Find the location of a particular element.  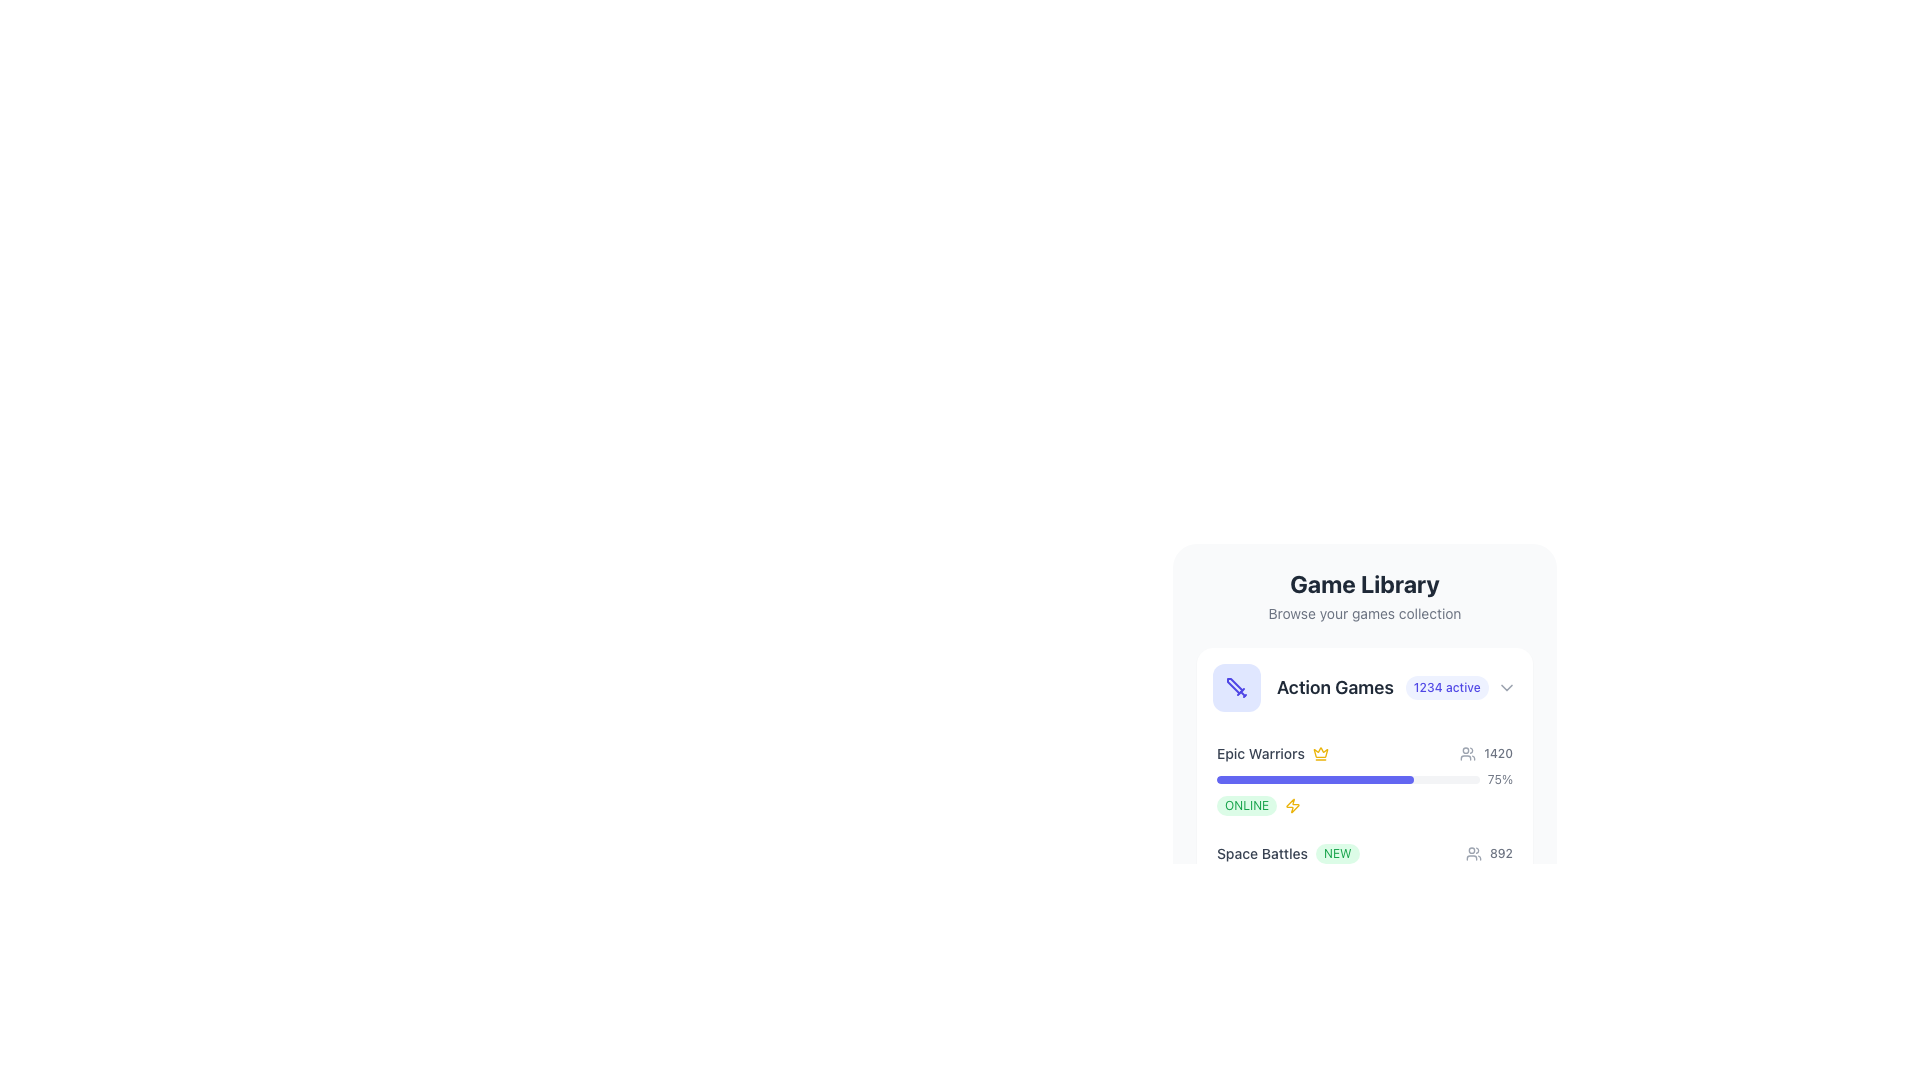

the List Item labeled 'Space Battles' in the 'Game Library' section is located at coordinates (1363, 878).